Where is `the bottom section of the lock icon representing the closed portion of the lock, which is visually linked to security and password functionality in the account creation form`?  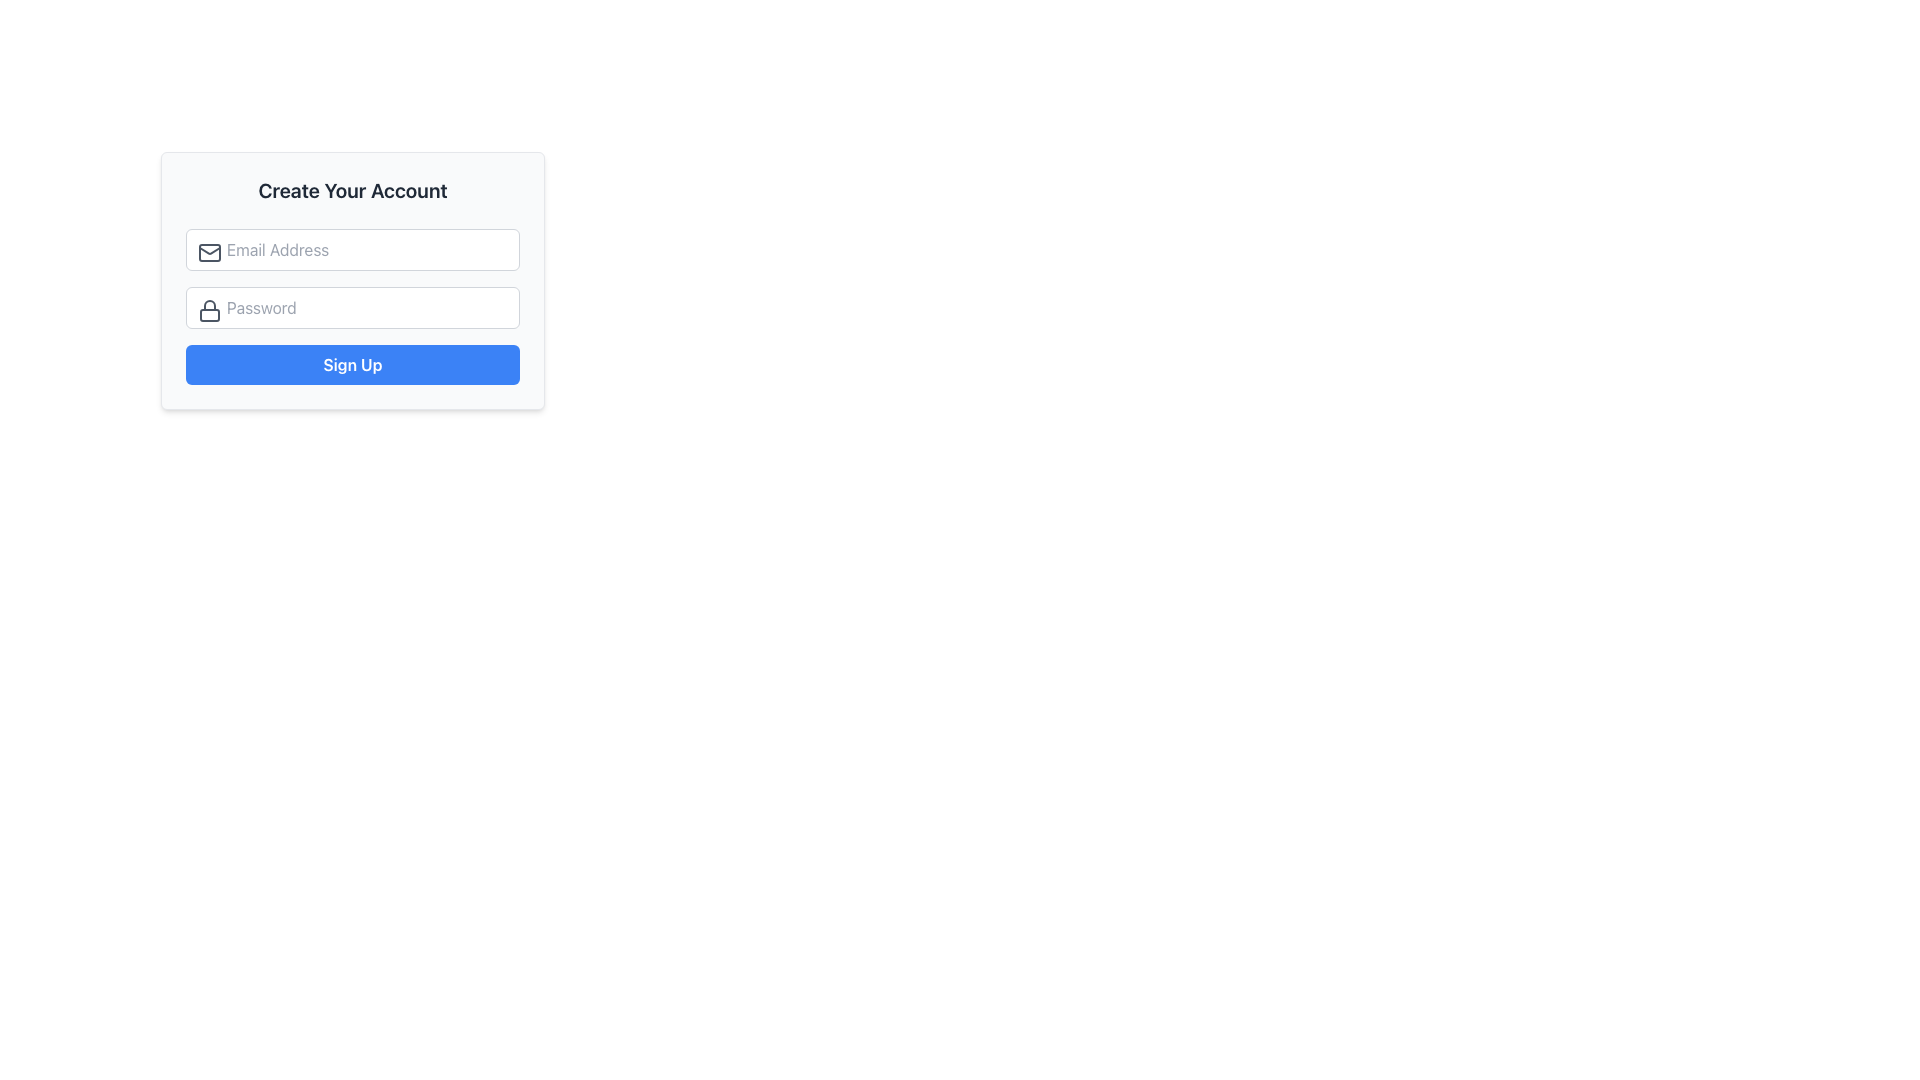
the bottom section of the lock icon representing the closed portion of the lock, which is visually linked to security and password functionality in the account creation form is located at coordinates (210, 315).